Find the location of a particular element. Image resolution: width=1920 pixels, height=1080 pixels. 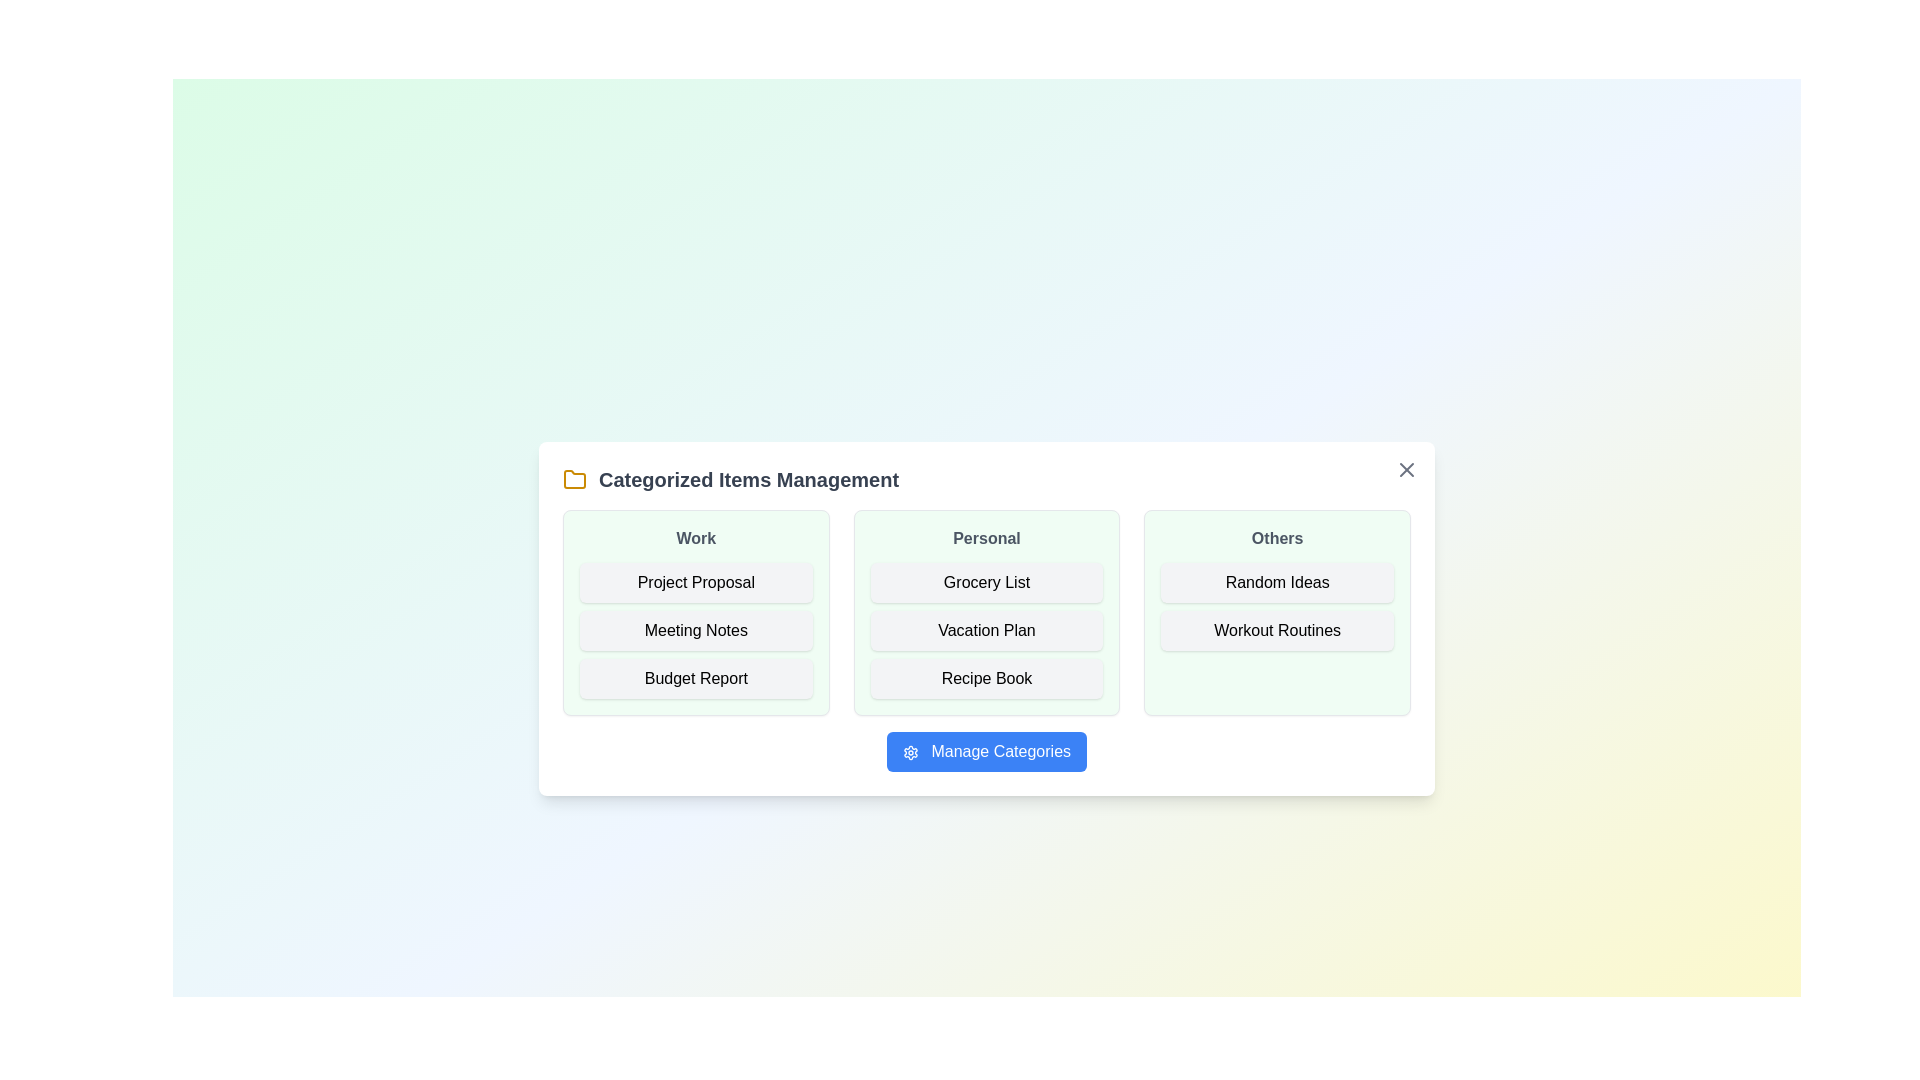

the close button to close the dialog is located at coordinates (1405, 470).